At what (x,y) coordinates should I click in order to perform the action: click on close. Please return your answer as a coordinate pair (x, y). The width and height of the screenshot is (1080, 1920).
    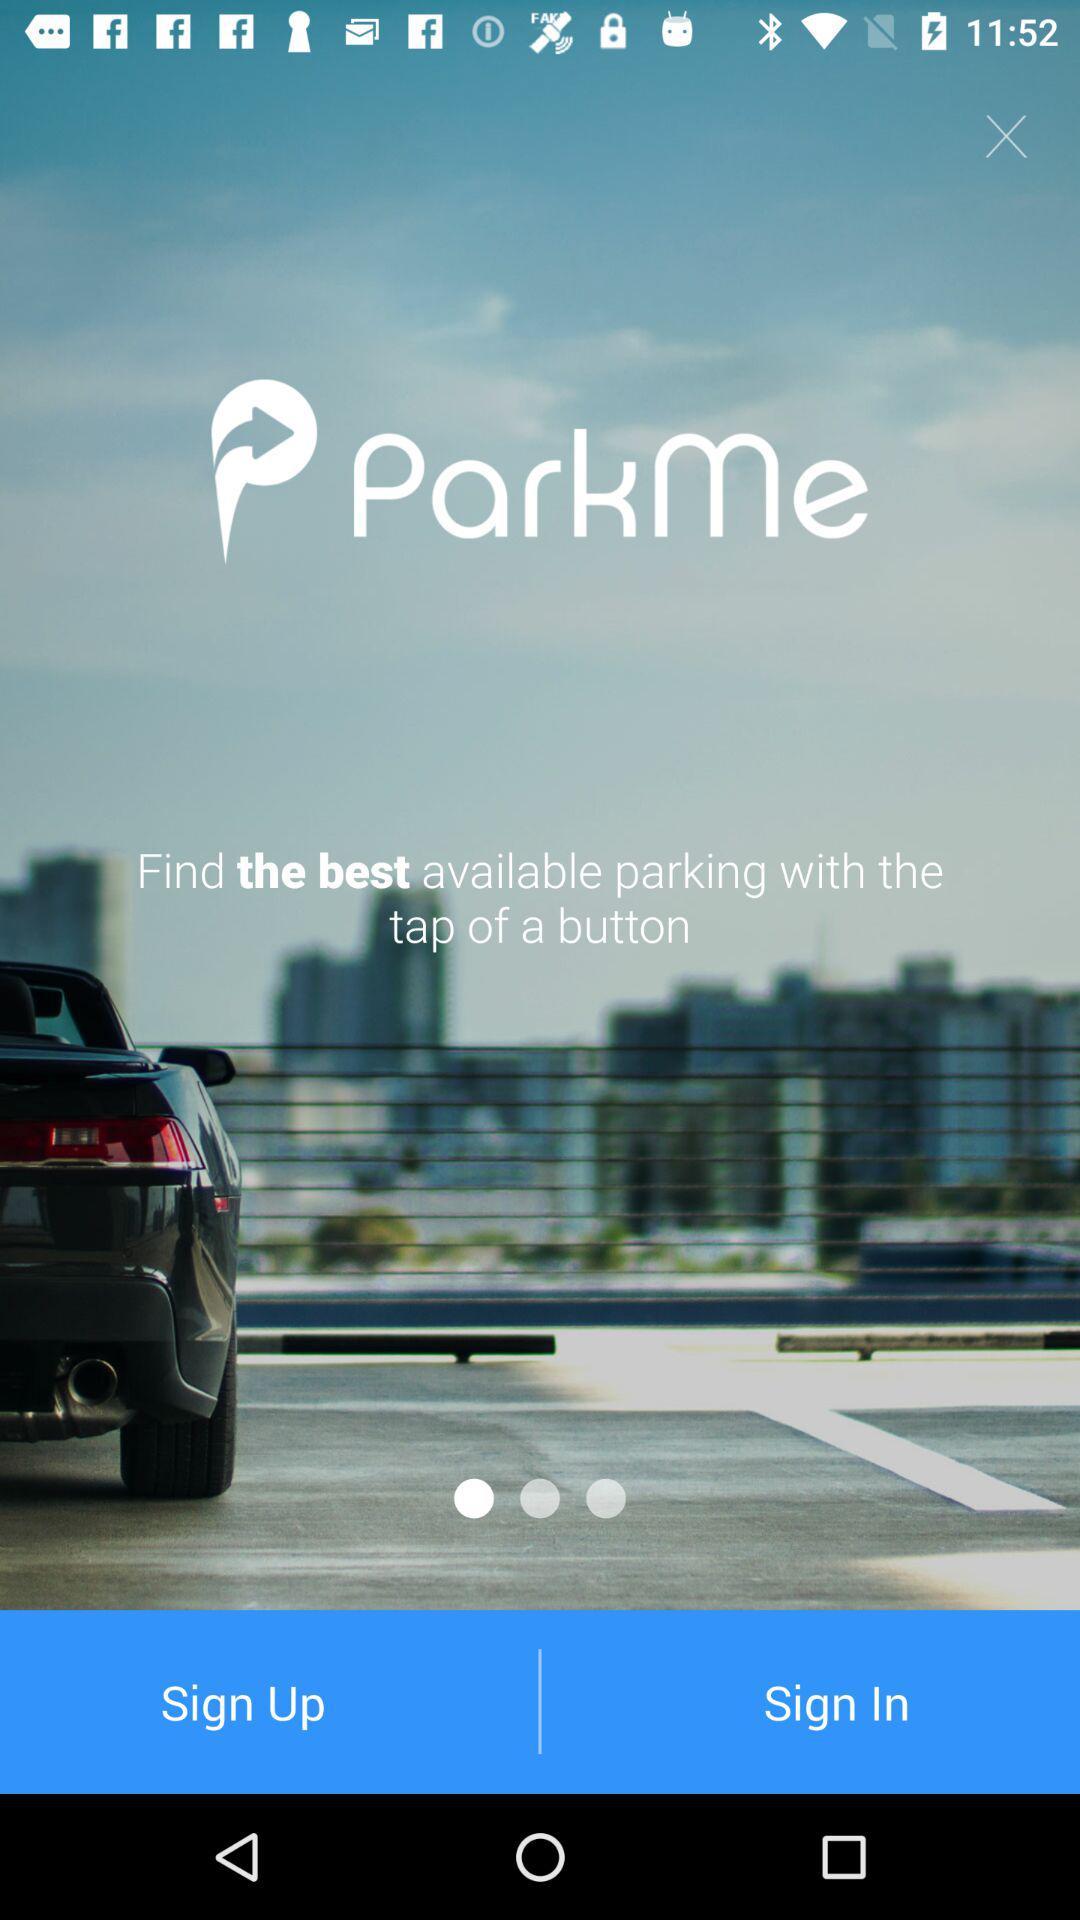
    Looking at the image, I should click on (1006, 135).